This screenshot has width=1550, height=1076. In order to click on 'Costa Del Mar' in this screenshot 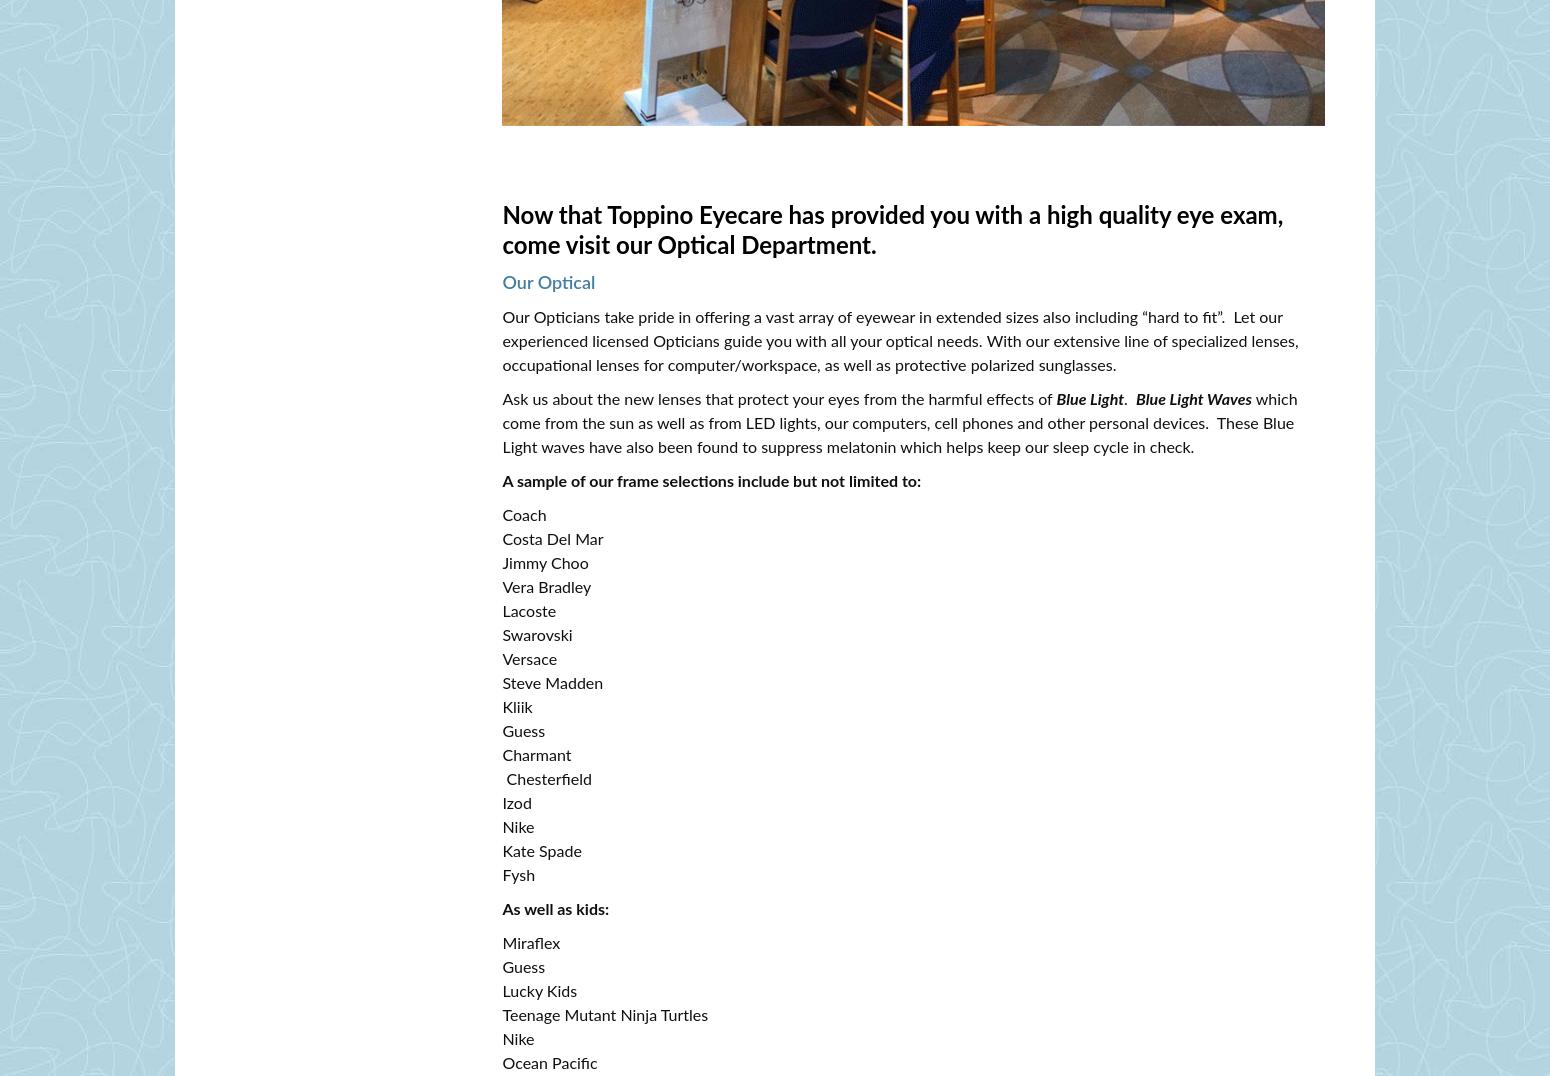, I will do `click(552, 539)`.